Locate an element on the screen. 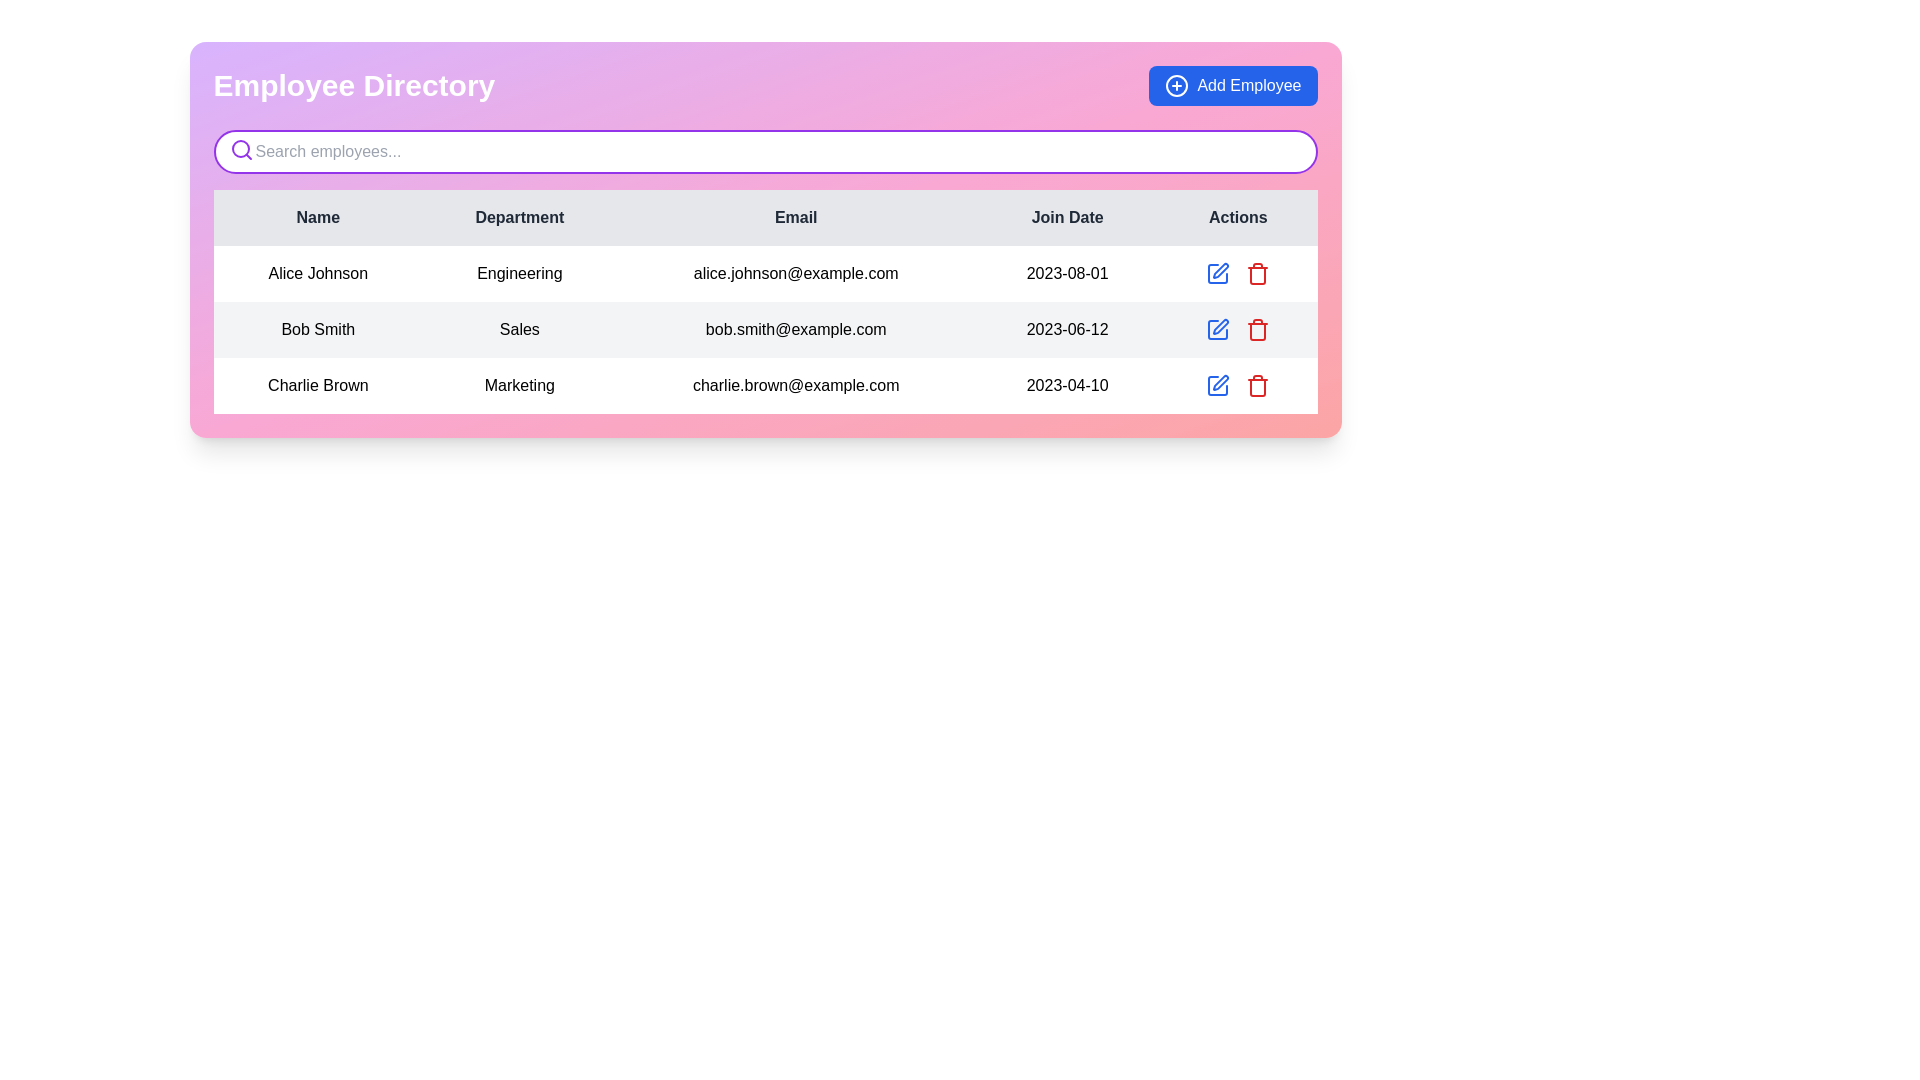  text displayed in the Text Label showing the join date information for Alice Johnson, located in the fourth column of the first row under the 'Join Date' header is located at coordinates (1066, 273).